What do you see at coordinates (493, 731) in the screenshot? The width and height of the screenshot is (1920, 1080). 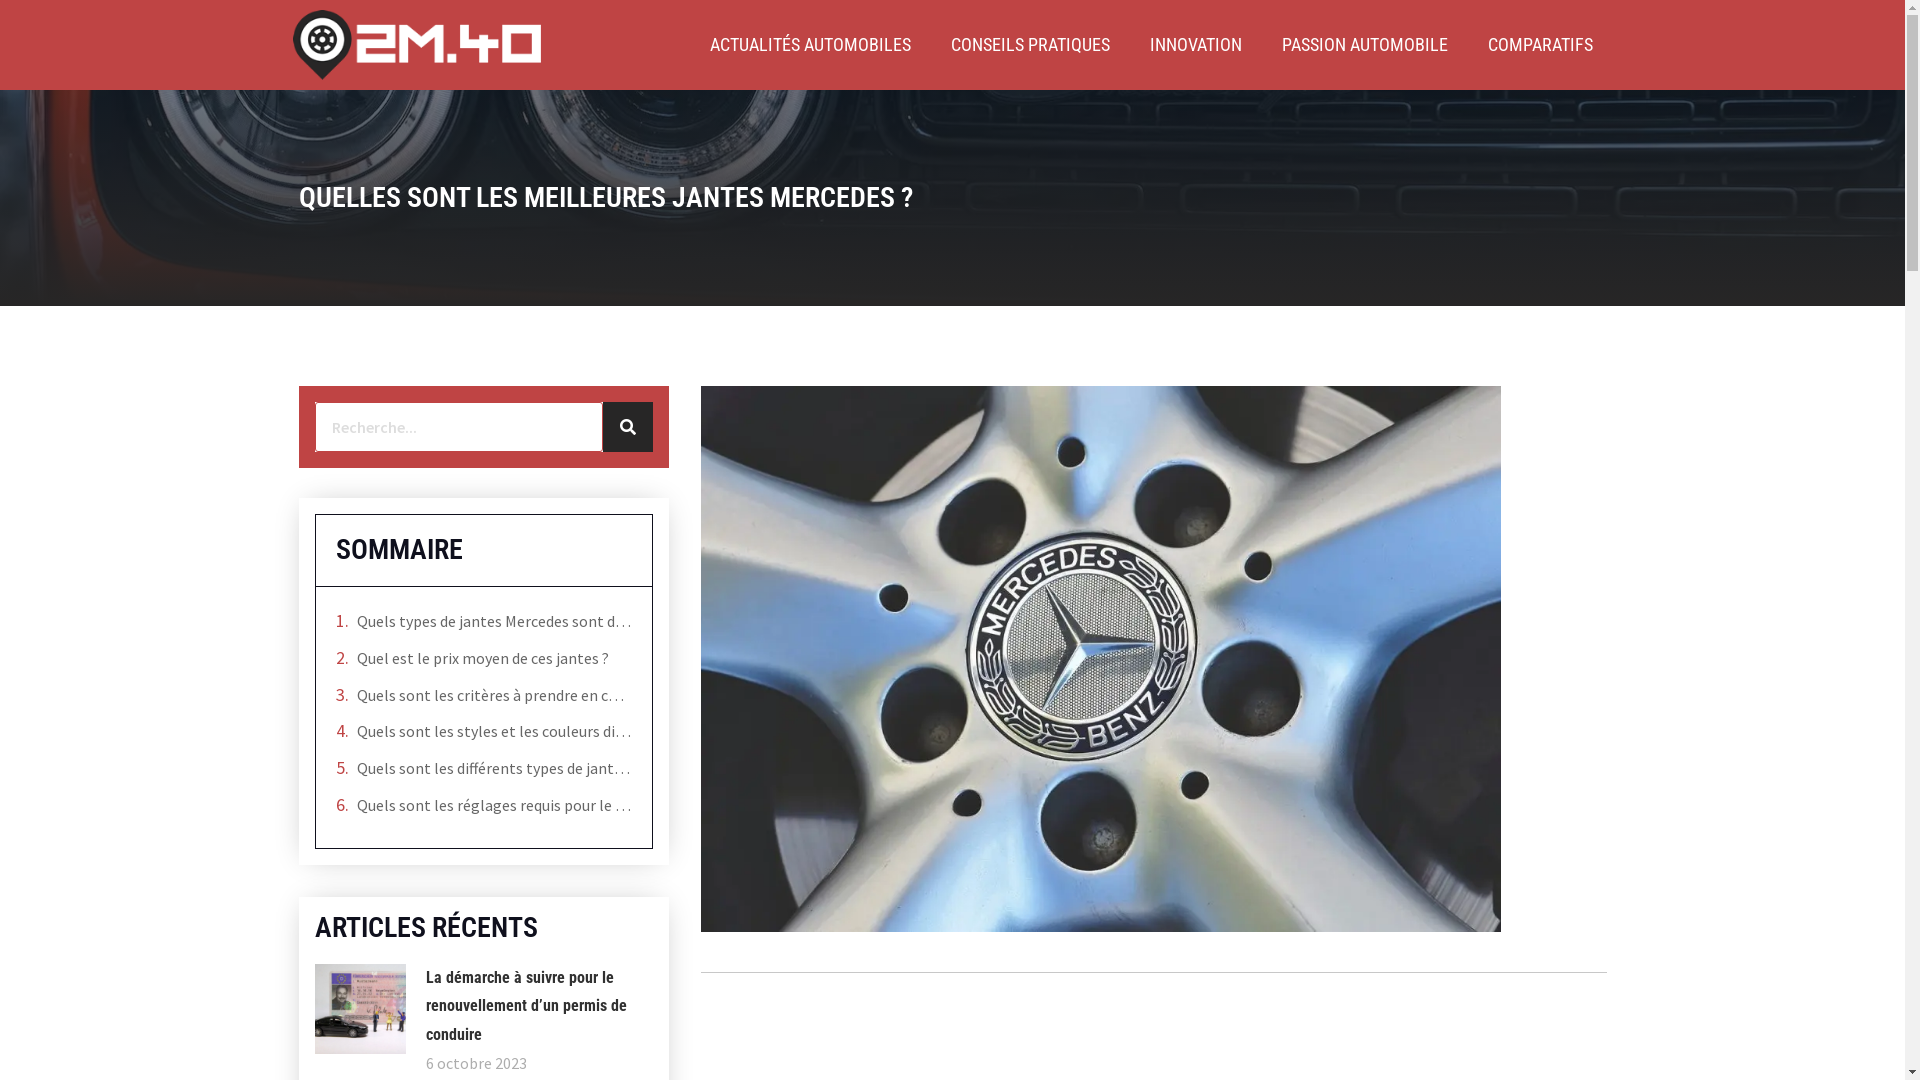 I see `'Quels sont les styles et les couleurs disponibles ?'` at bounding box center [493, 731].